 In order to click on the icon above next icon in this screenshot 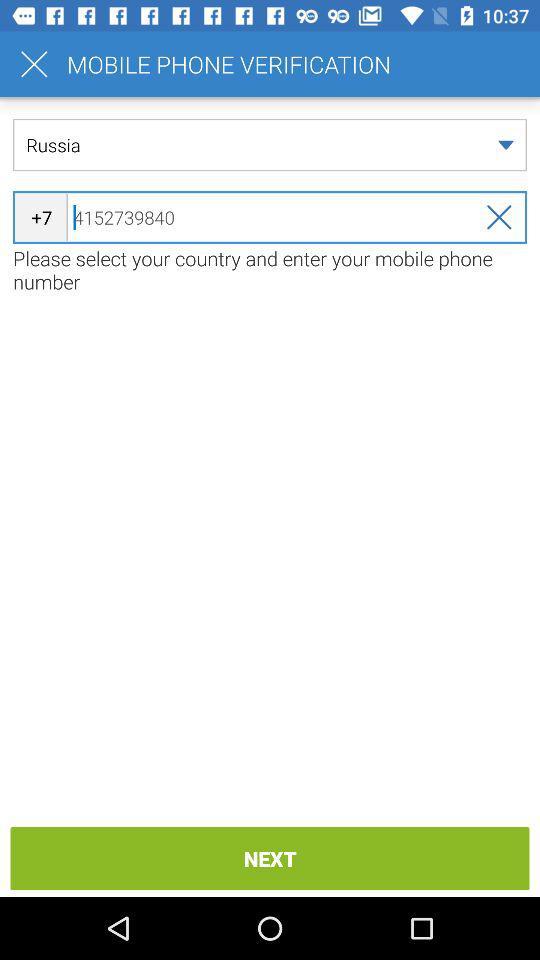, I will do `click(270, 269)`.